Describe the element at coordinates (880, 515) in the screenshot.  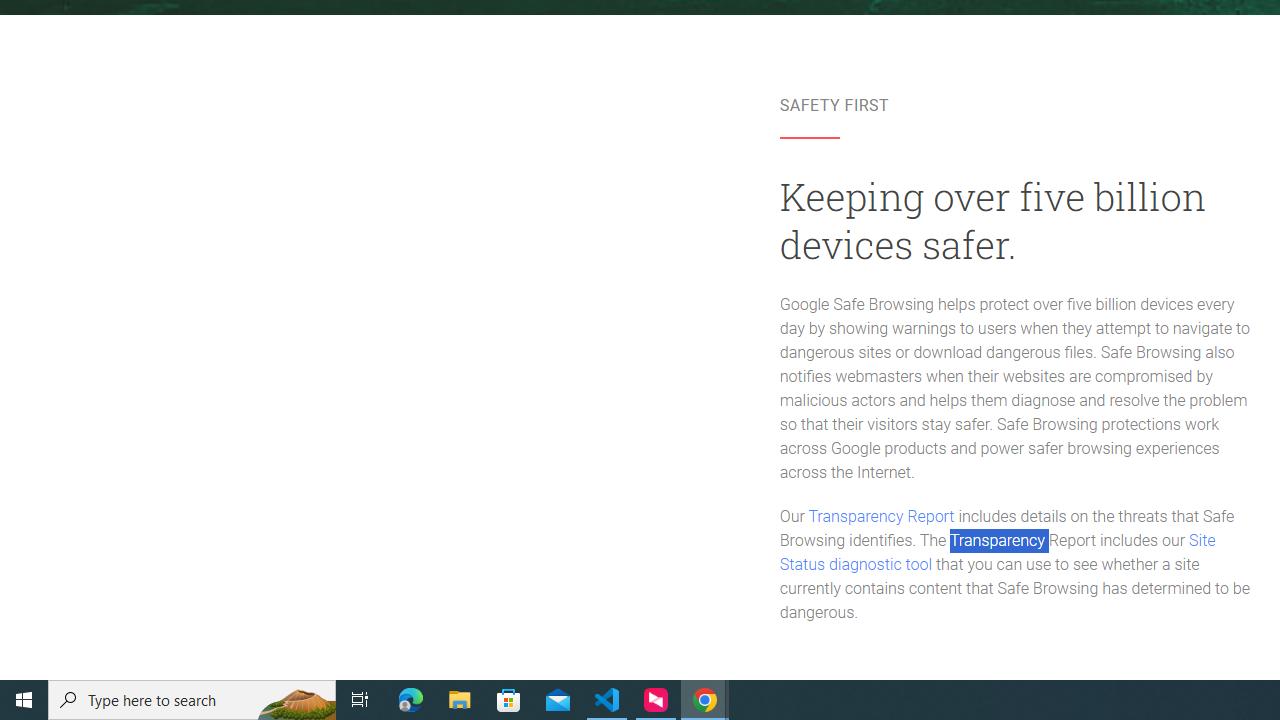
I see `'Transparency Report'` at that location.